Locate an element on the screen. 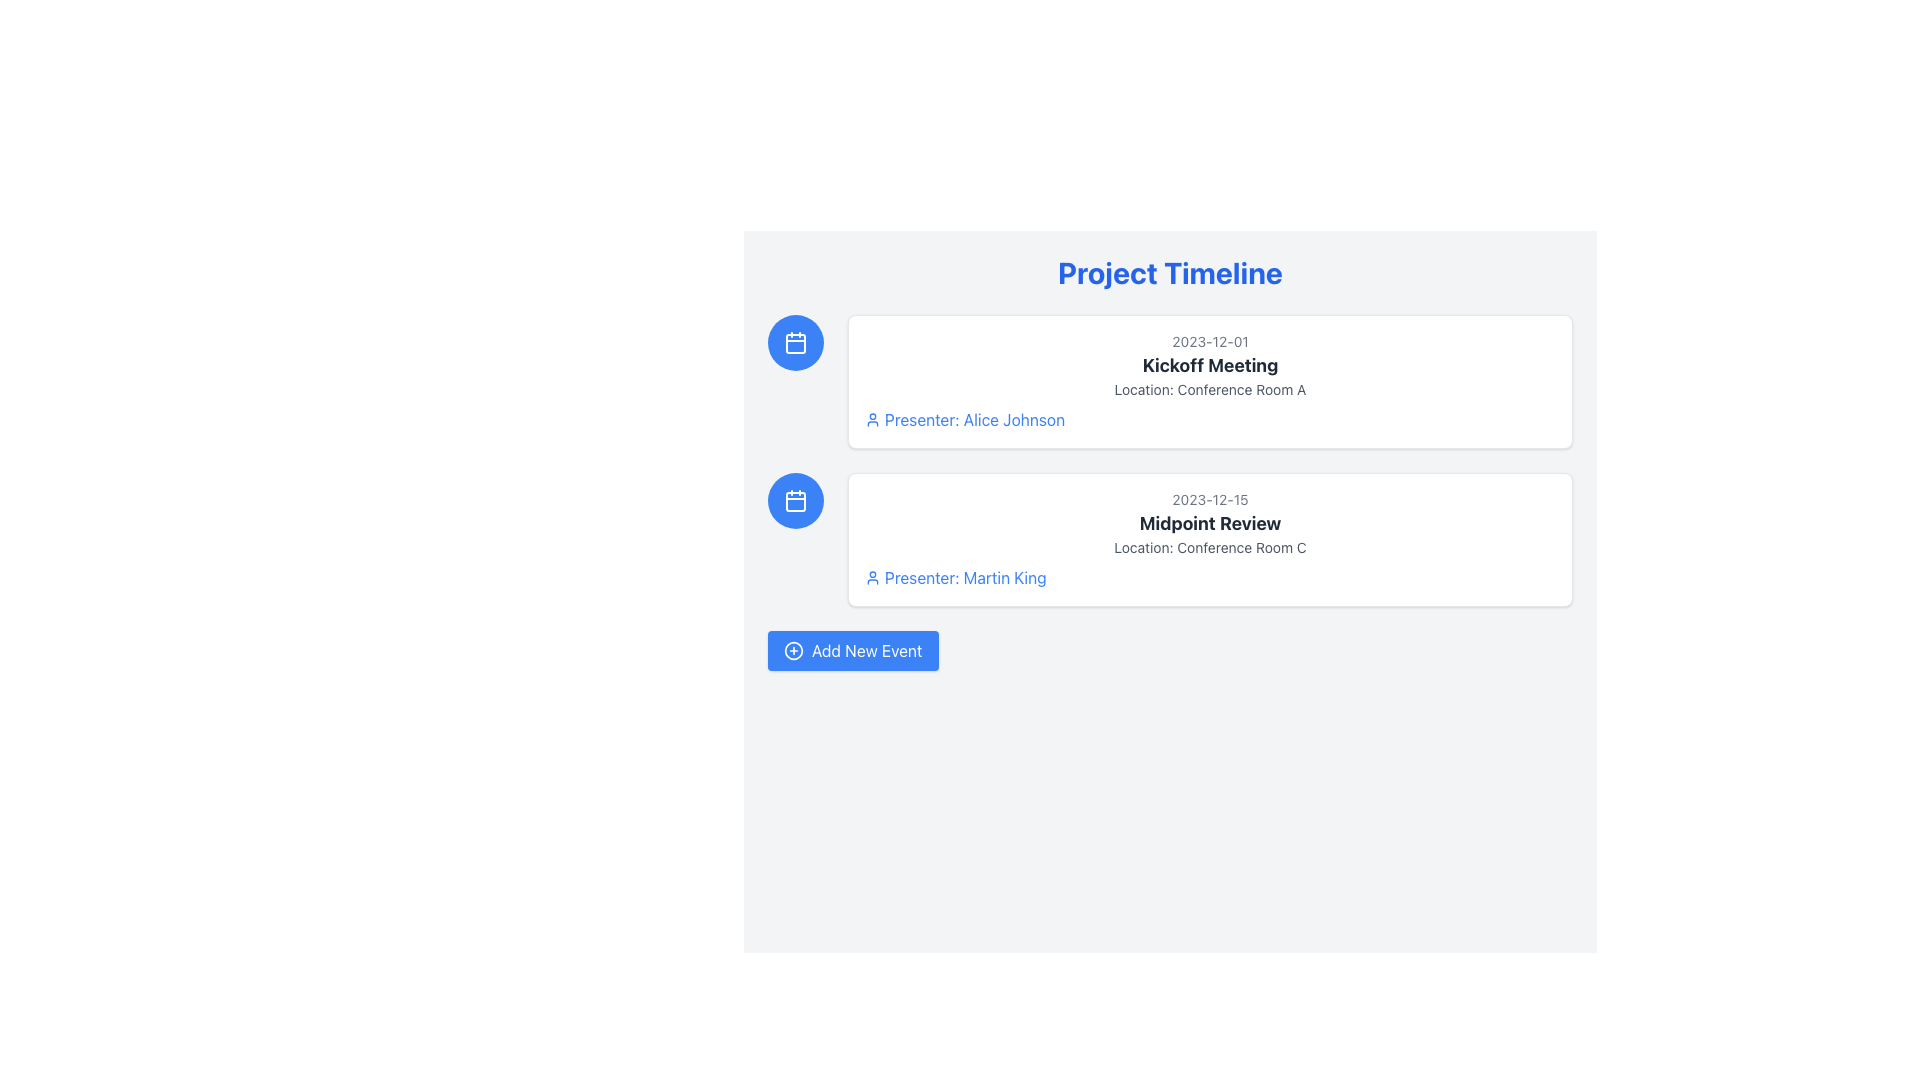  the 'Add New Event' button, which is a blue button with white text and a plus icon, positioned below the list of events is located at coordinates (853, 651).